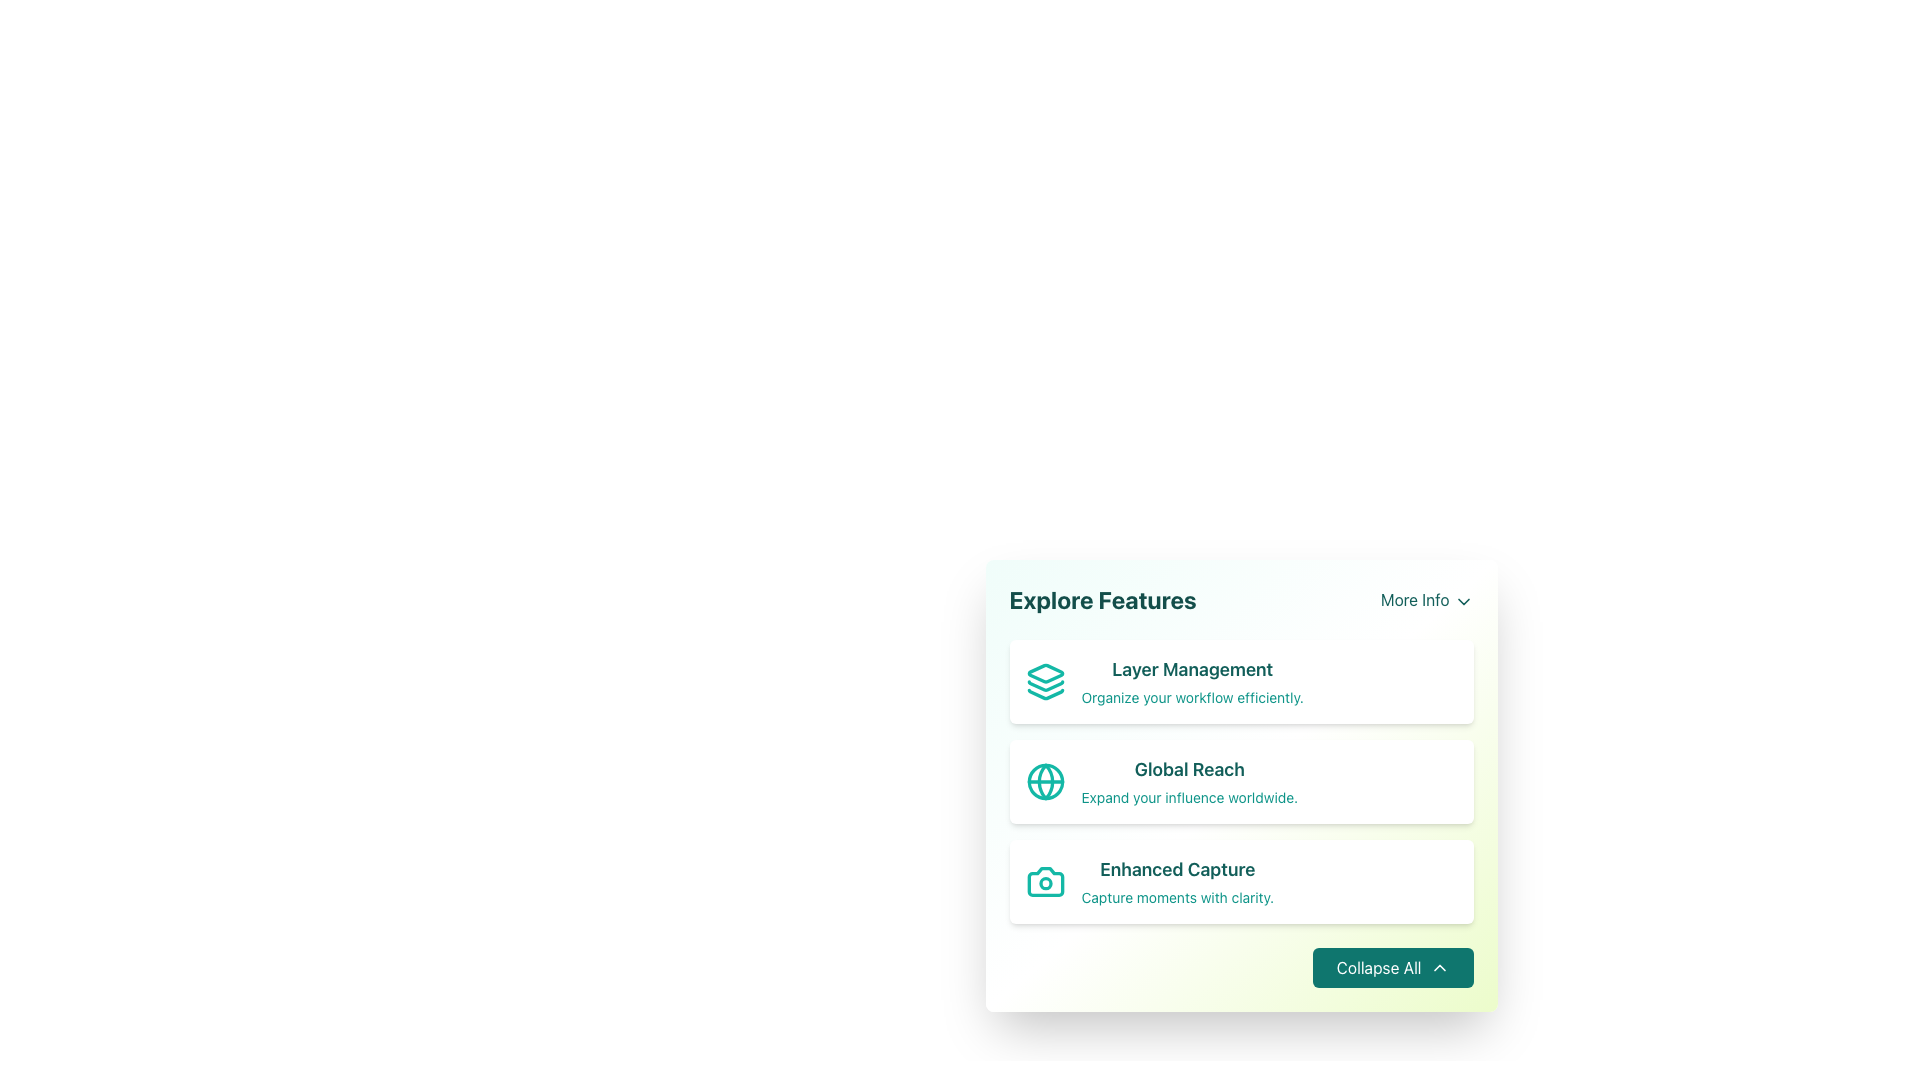 The width and height of the screenshot is (1920, 1080). Describe the element at coordinates (1240, 681) in the screenshot. I see `the 'Layer Management' feature card located in the 'Explore Features' section, which is the first card in a vertical stack` at that location.